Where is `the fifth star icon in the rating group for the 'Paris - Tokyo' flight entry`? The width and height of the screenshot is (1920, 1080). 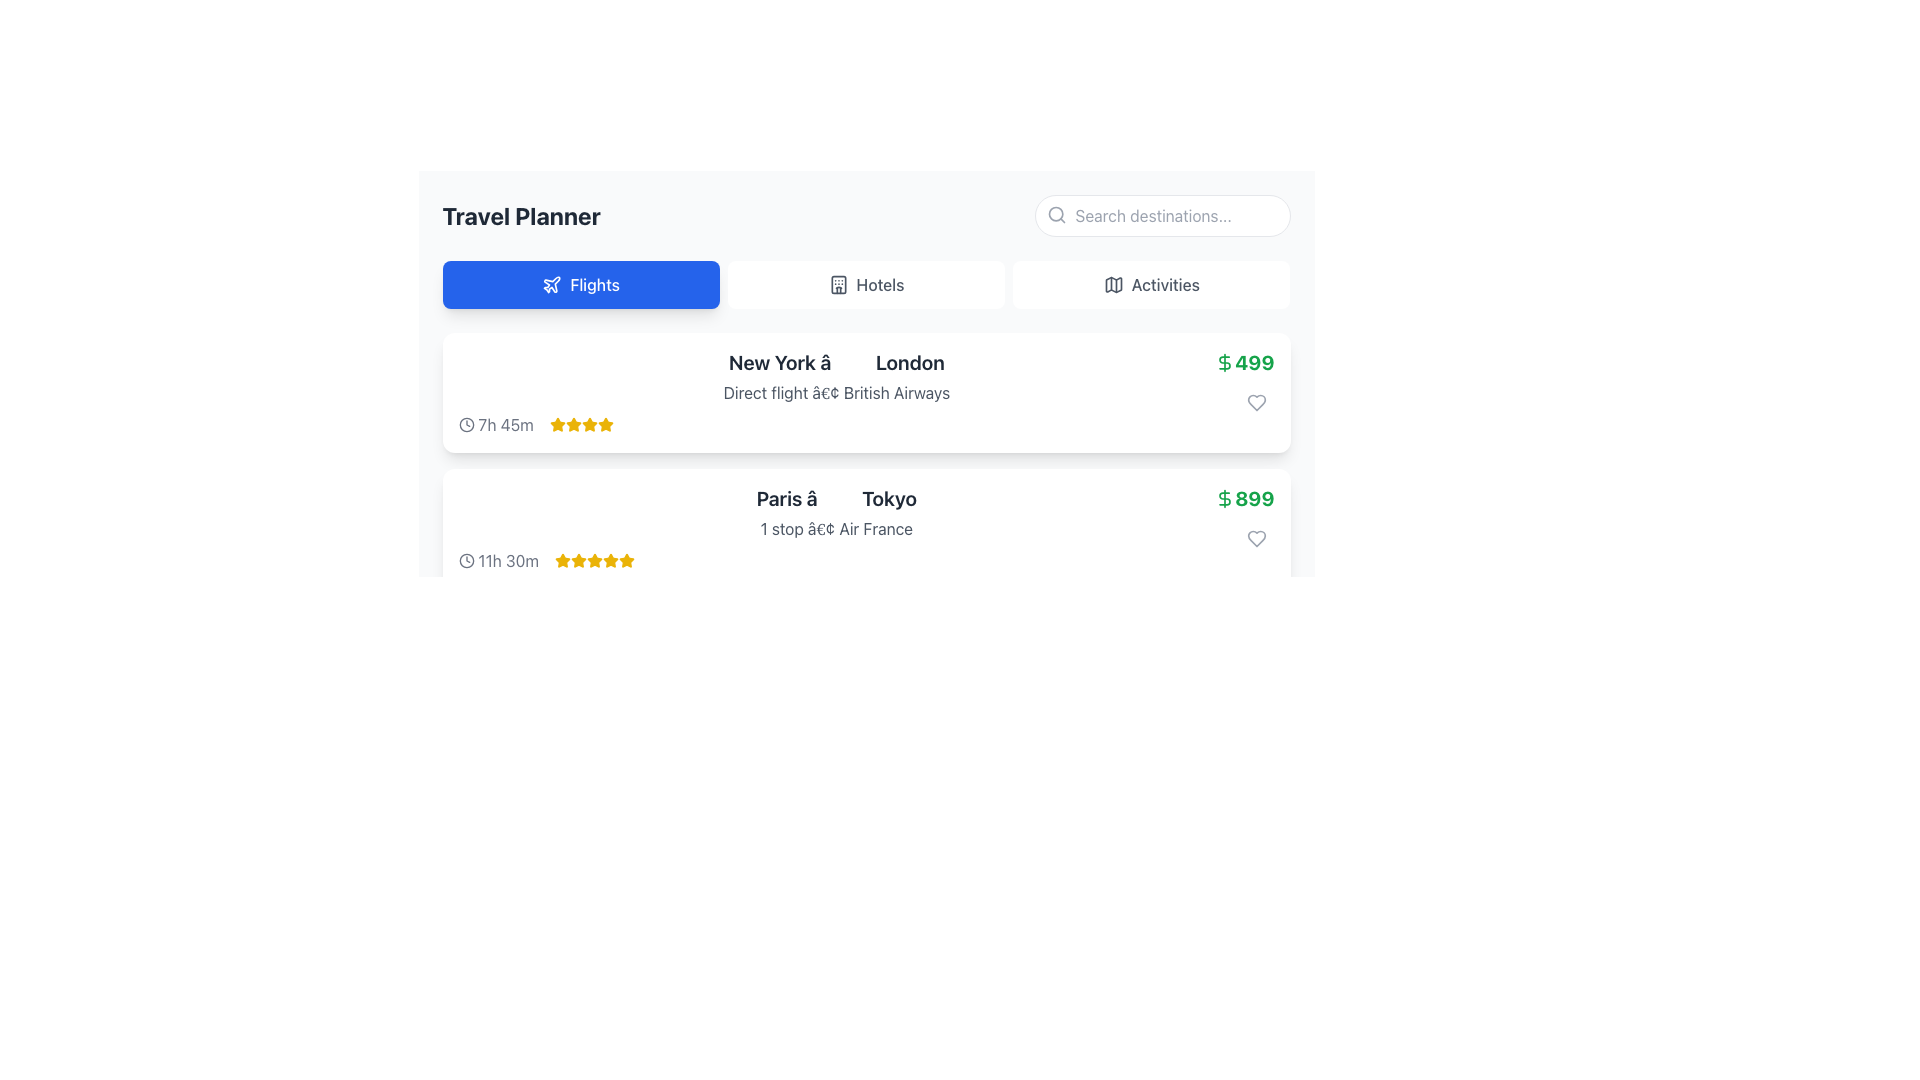
the fifth star icon in the rating group for the 'Paris - Tokyo' flight entry is located at coordinates (626, 560).